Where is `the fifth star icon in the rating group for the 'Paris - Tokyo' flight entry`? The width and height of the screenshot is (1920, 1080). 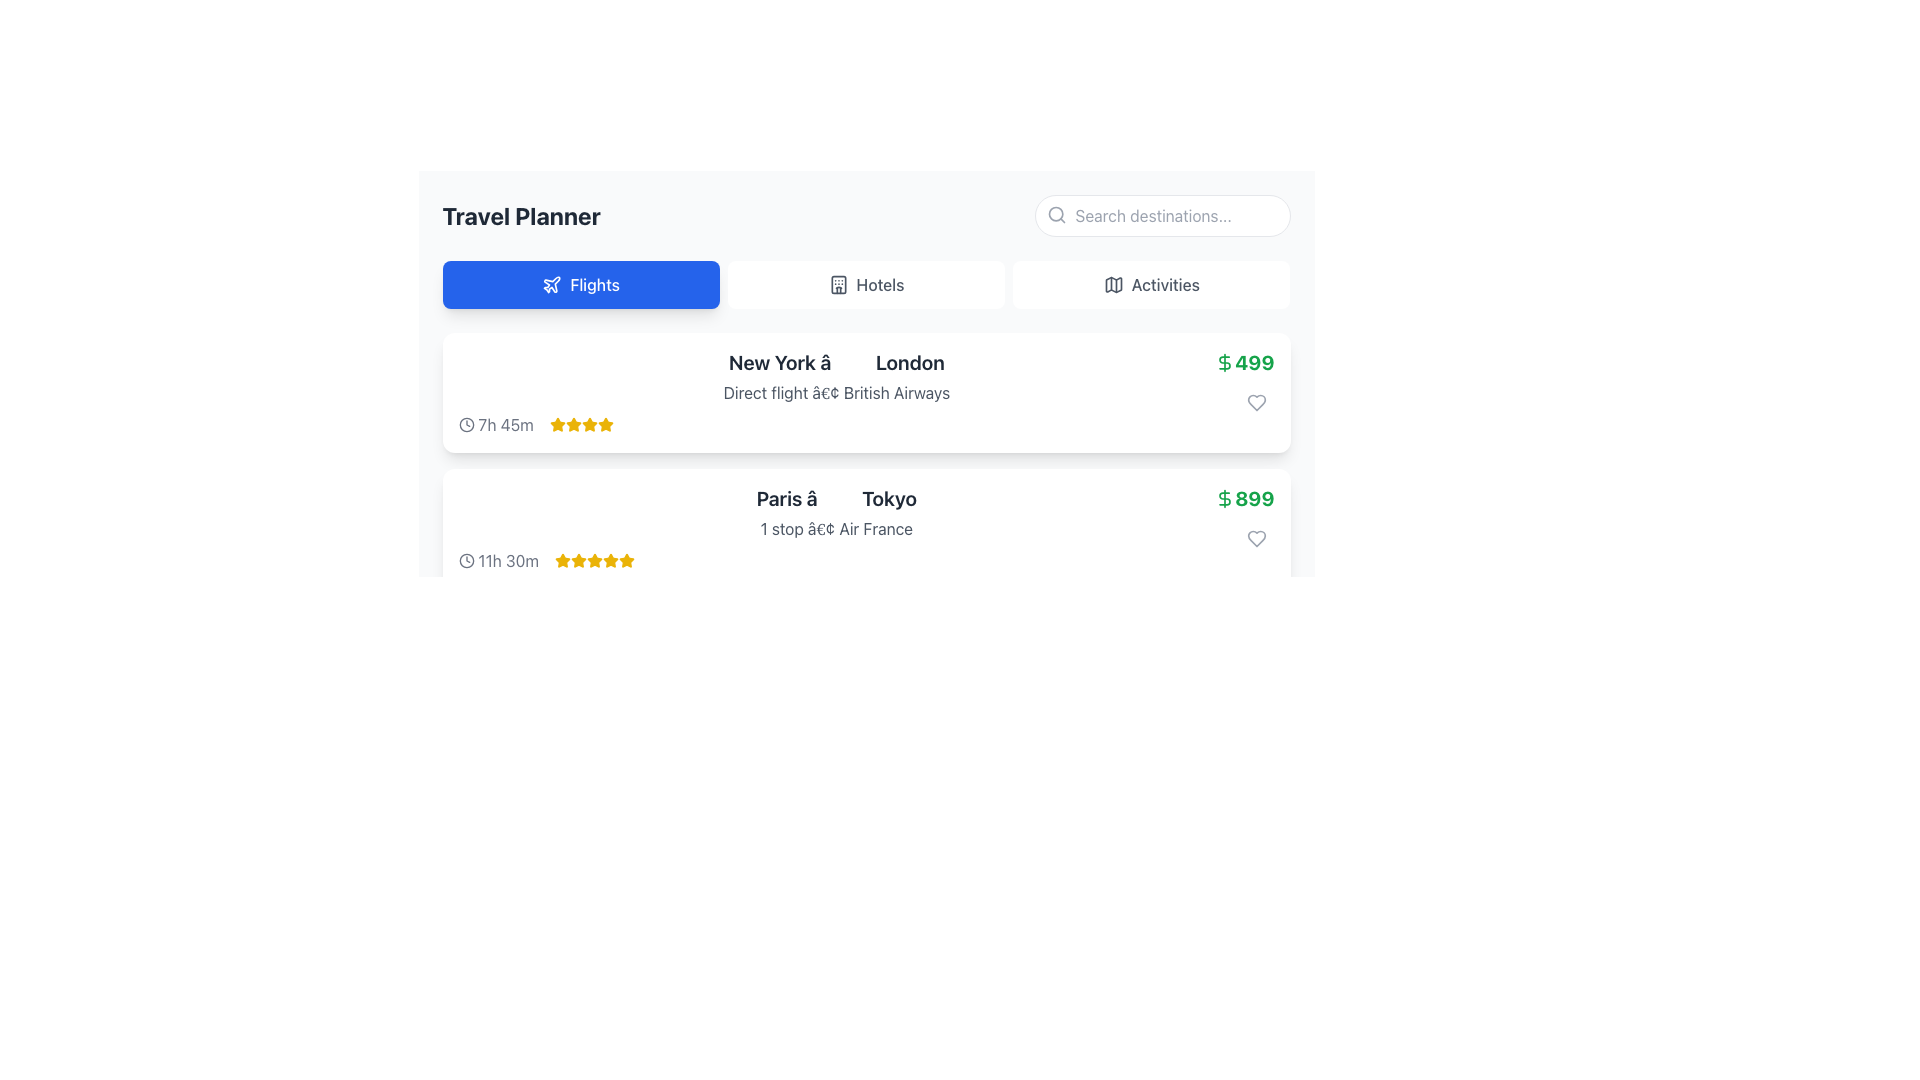
the fifth star icon in the rating group for the 'Paris - Tokyo' flight entry is located at coordinates (626, 560).